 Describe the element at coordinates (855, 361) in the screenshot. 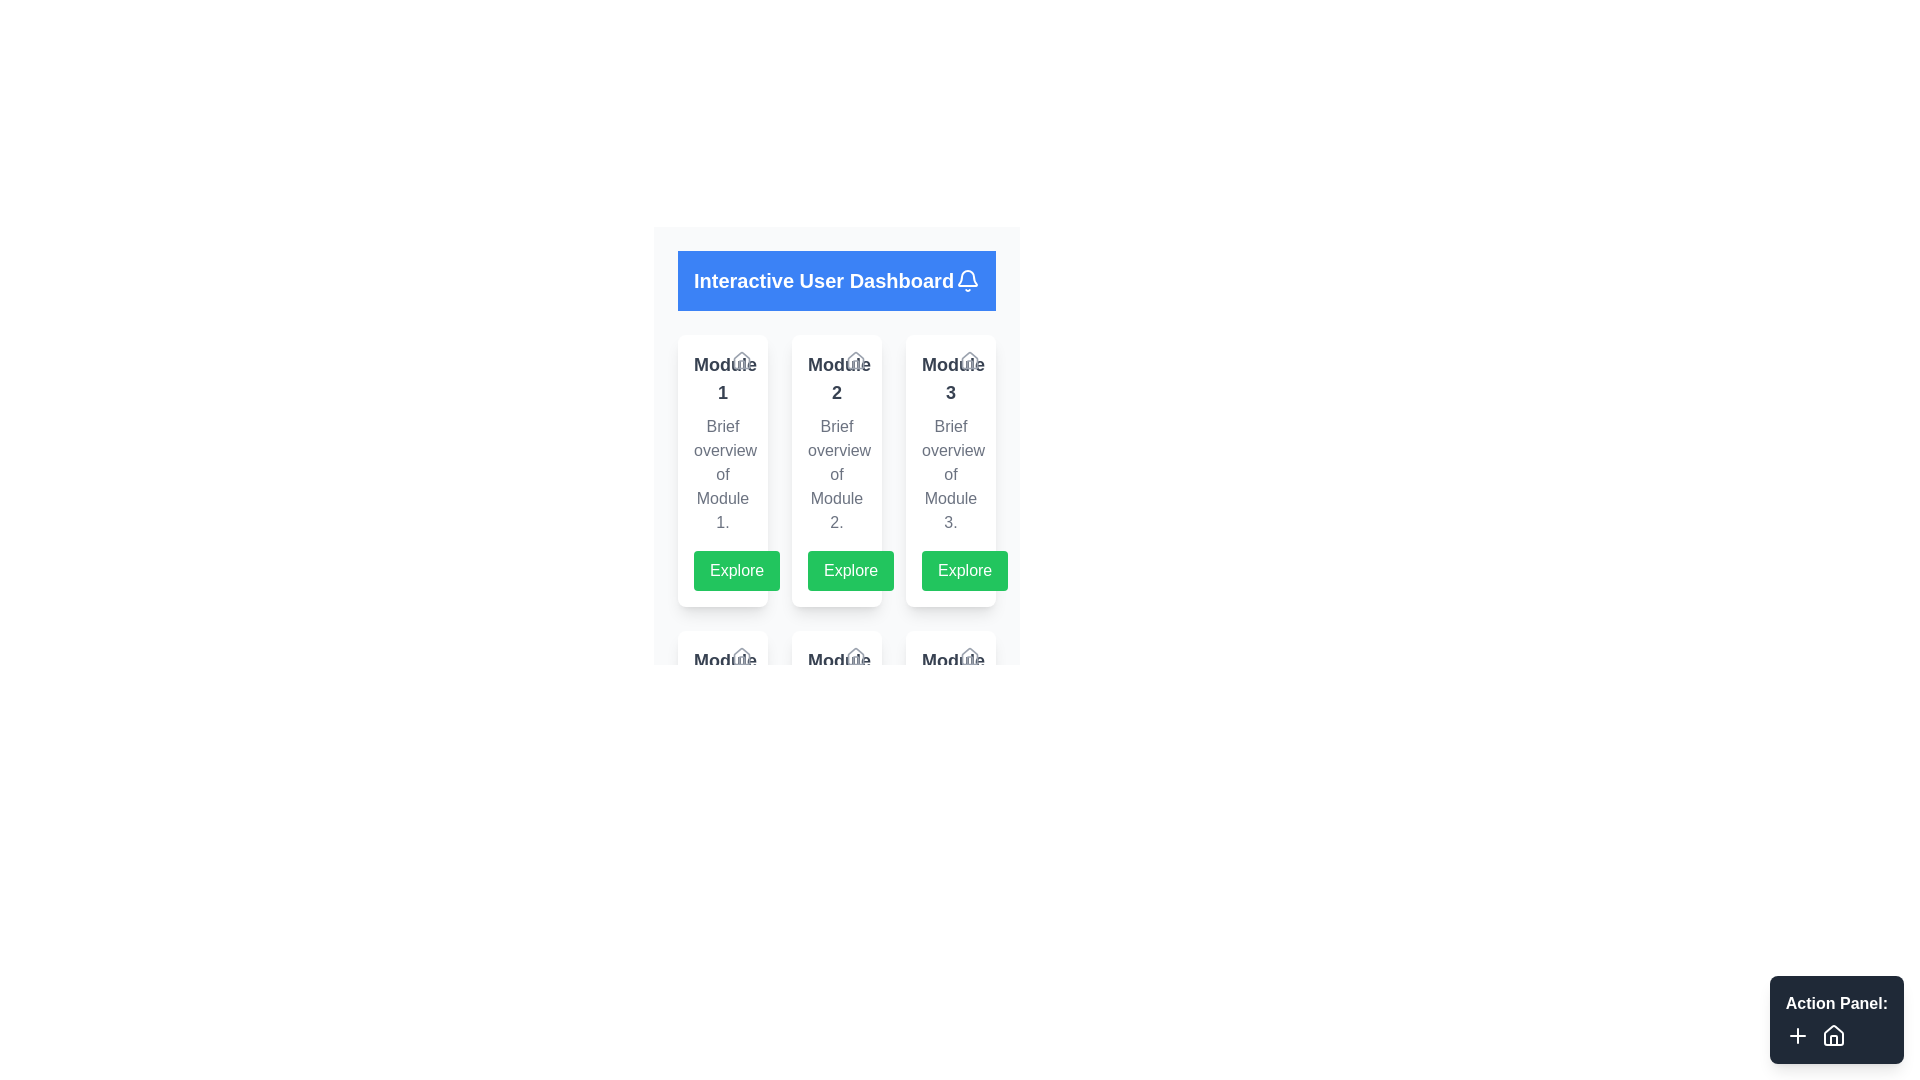

I see `the home indicator icon located in the upper-right corner of the 'Module 2' card` at that location.